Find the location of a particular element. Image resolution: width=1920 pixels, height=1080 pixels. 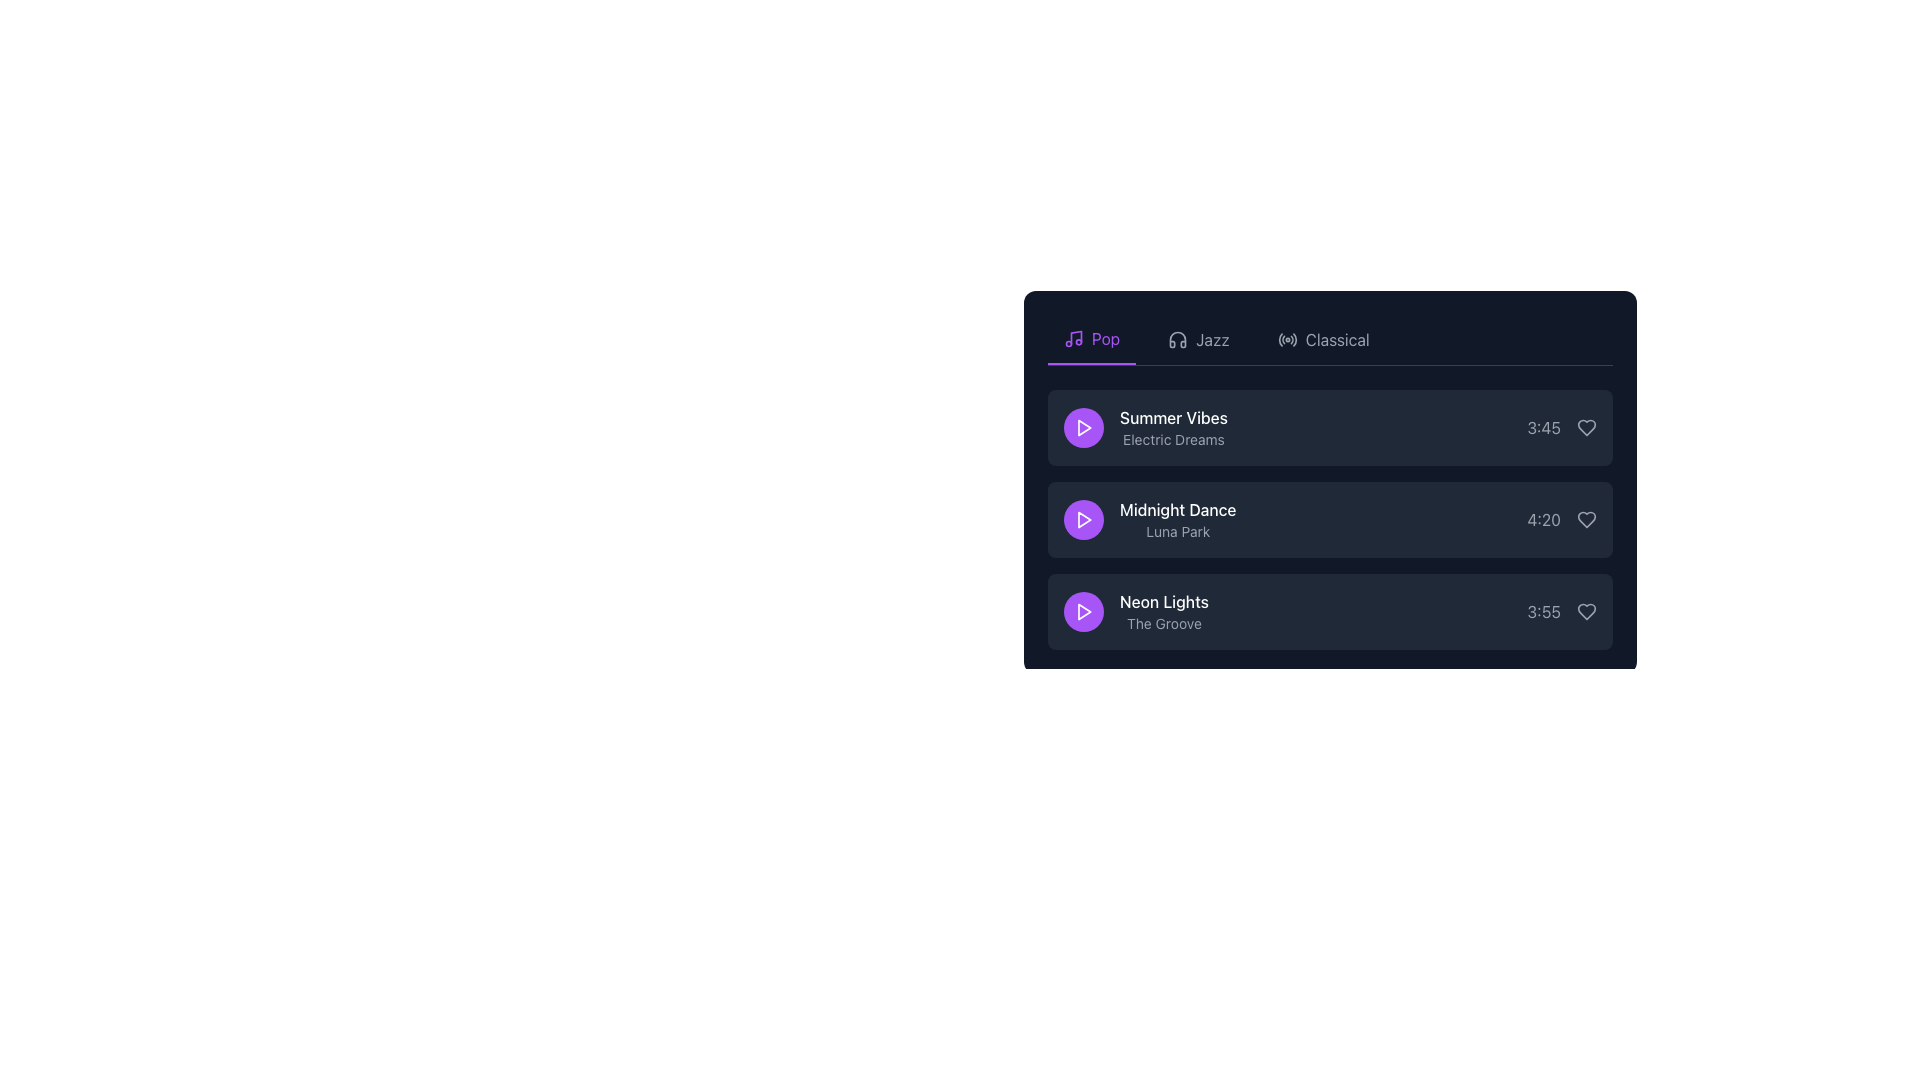

the triangular-shaped purple play button icon located to the left of the text 'Midnight Dance' to initiate playback of the associated song is located at coordinates (1083, 519).